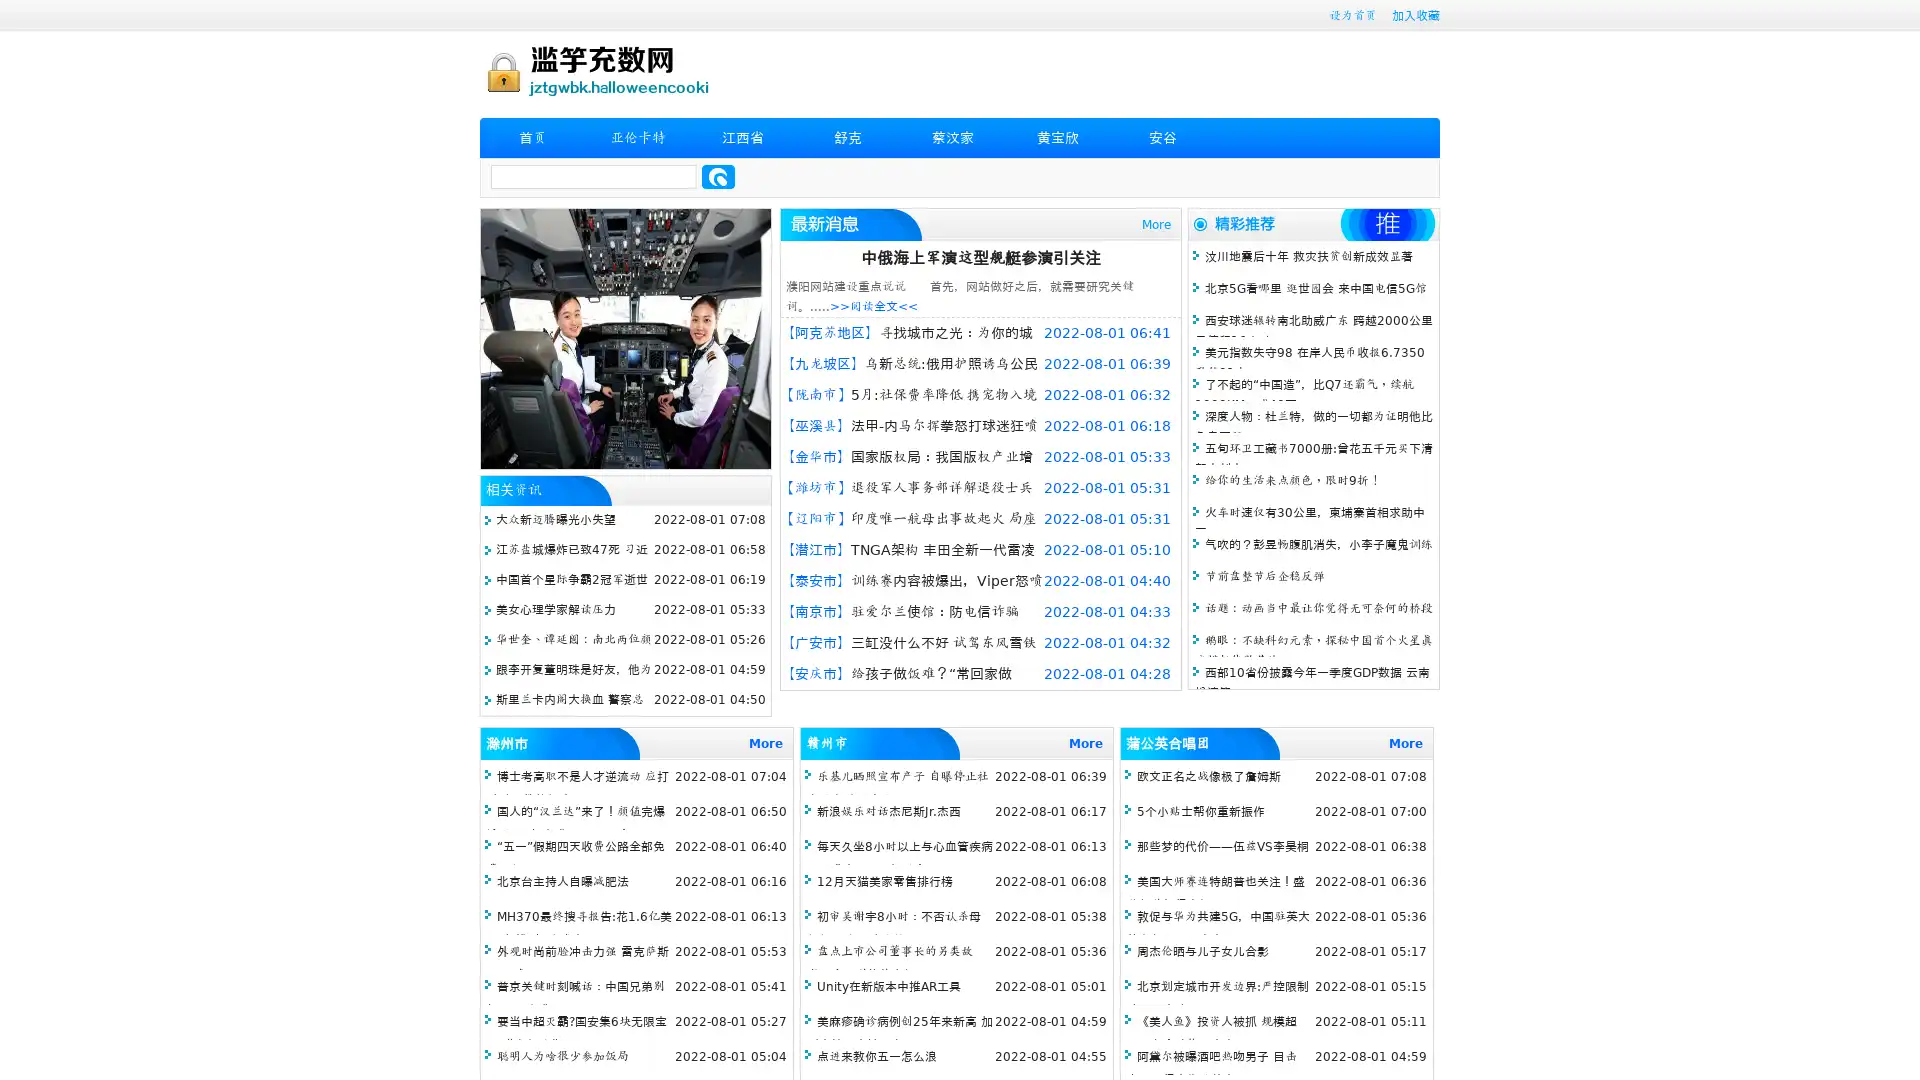  I want to click on Search, so click(718, 176).